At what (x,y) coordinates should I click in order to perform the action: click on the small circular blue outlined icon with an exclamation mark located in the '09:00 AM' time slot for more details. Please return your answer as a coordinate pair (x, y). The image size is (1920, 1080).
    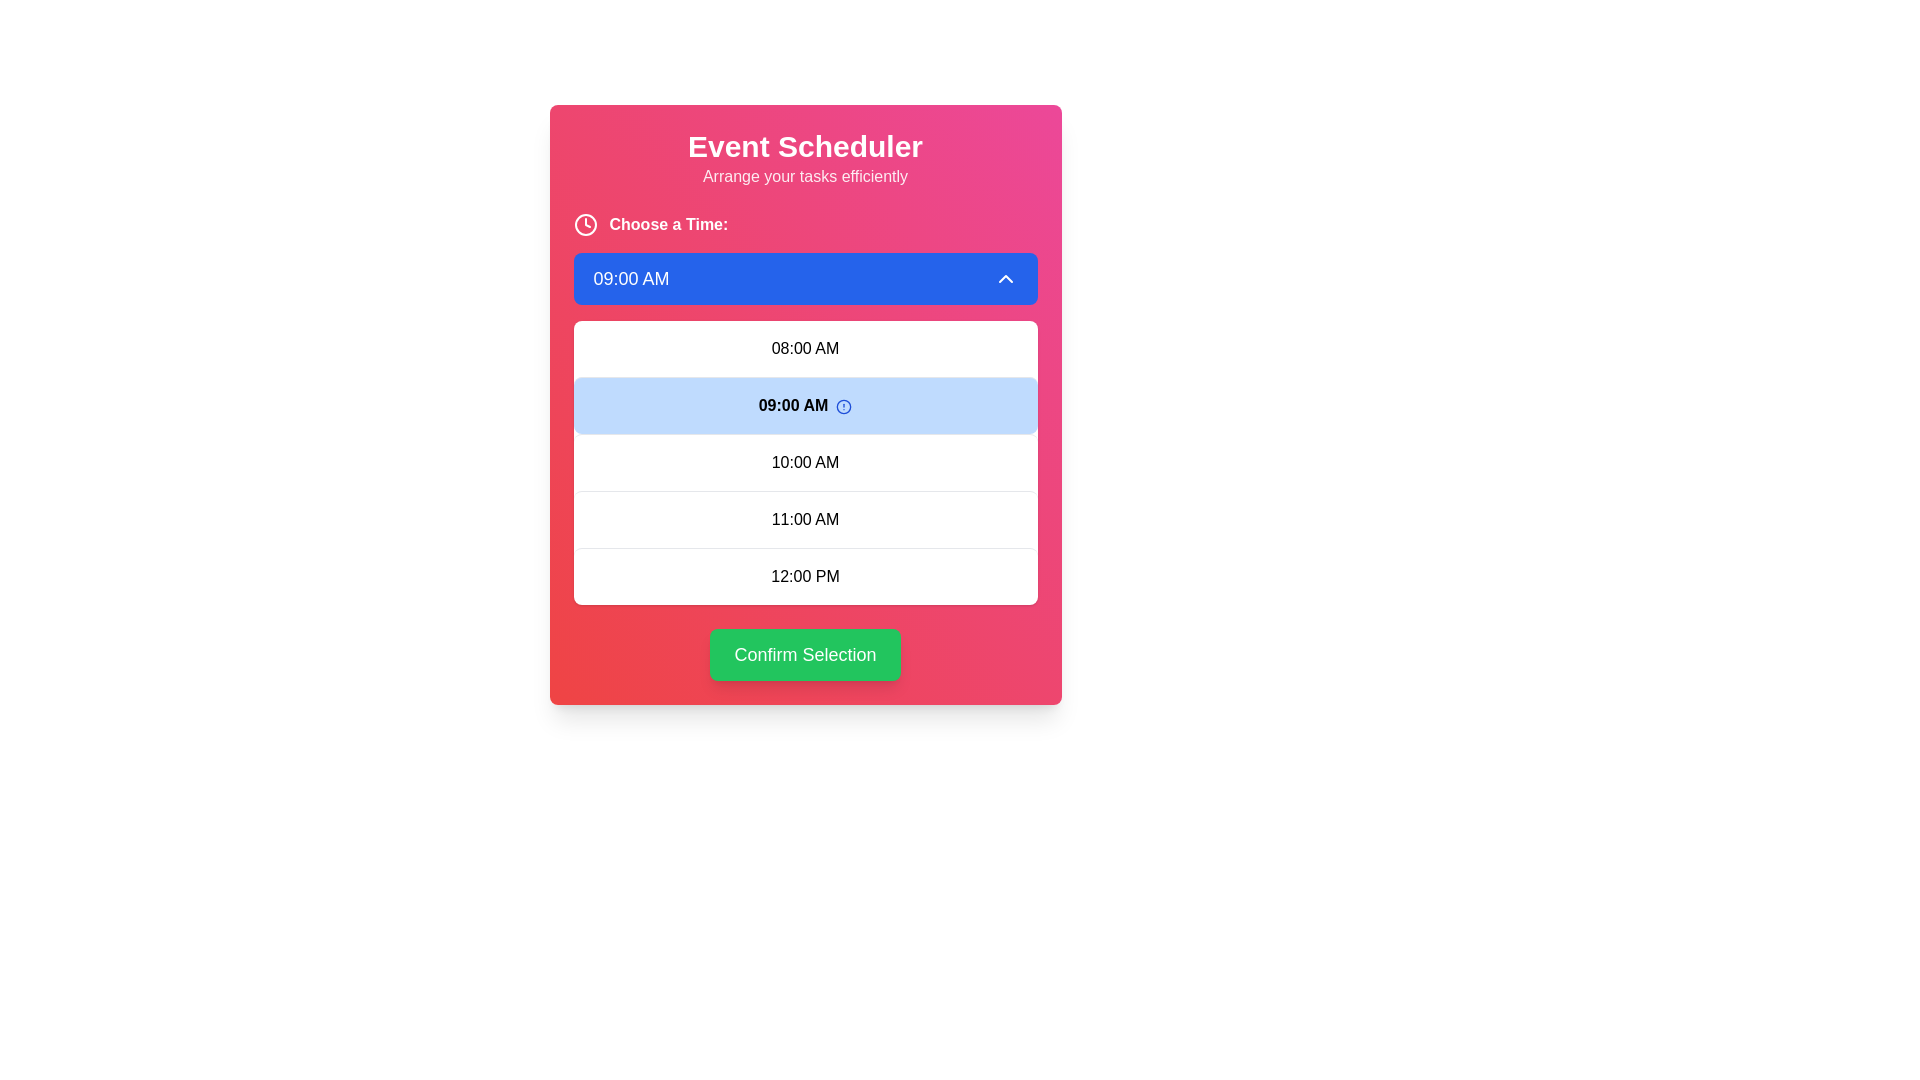
    Looking at the image, I should click on (844, 405).